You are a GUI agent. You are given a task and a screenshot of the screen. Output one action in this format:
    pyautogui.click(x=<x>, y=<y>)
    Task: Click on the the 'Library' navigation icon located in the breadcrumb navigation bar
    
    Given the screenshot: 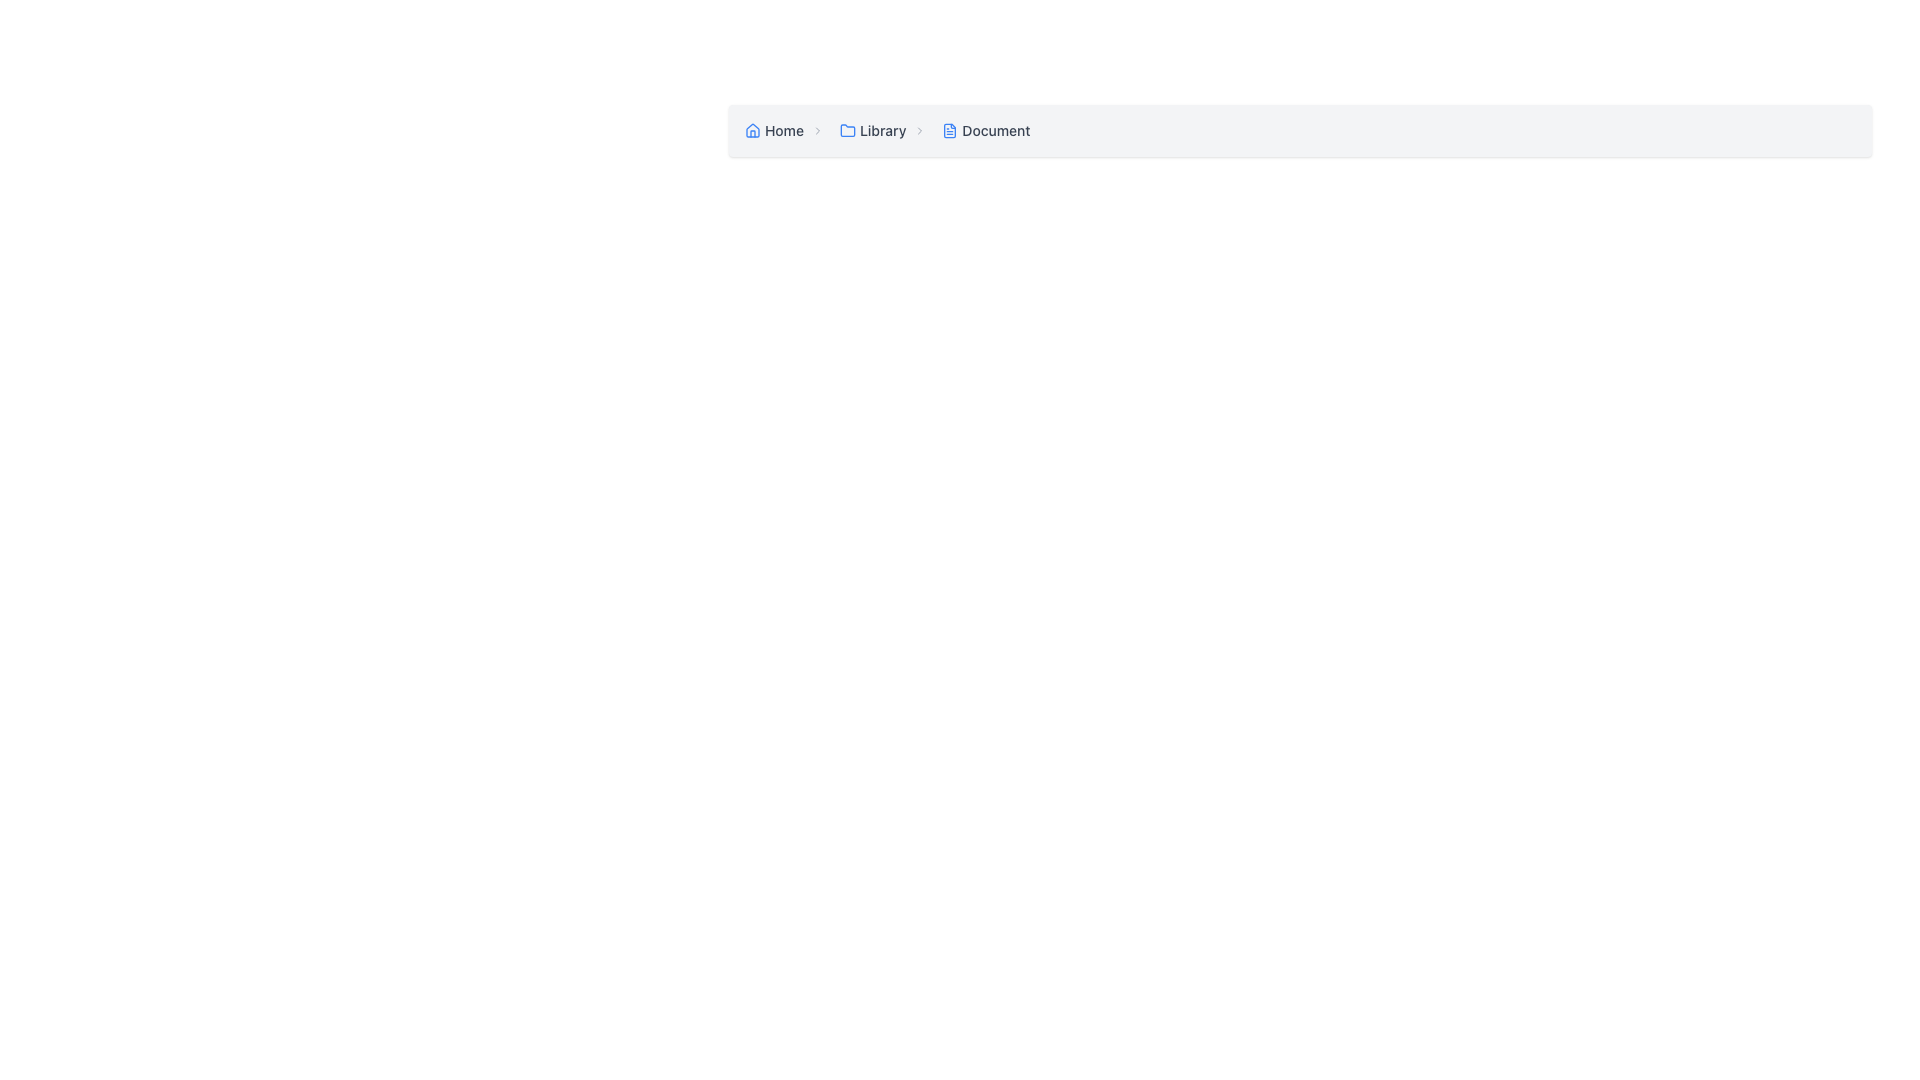 What is the action you would take?
    pyautogui.click(x=848, y=130)
    